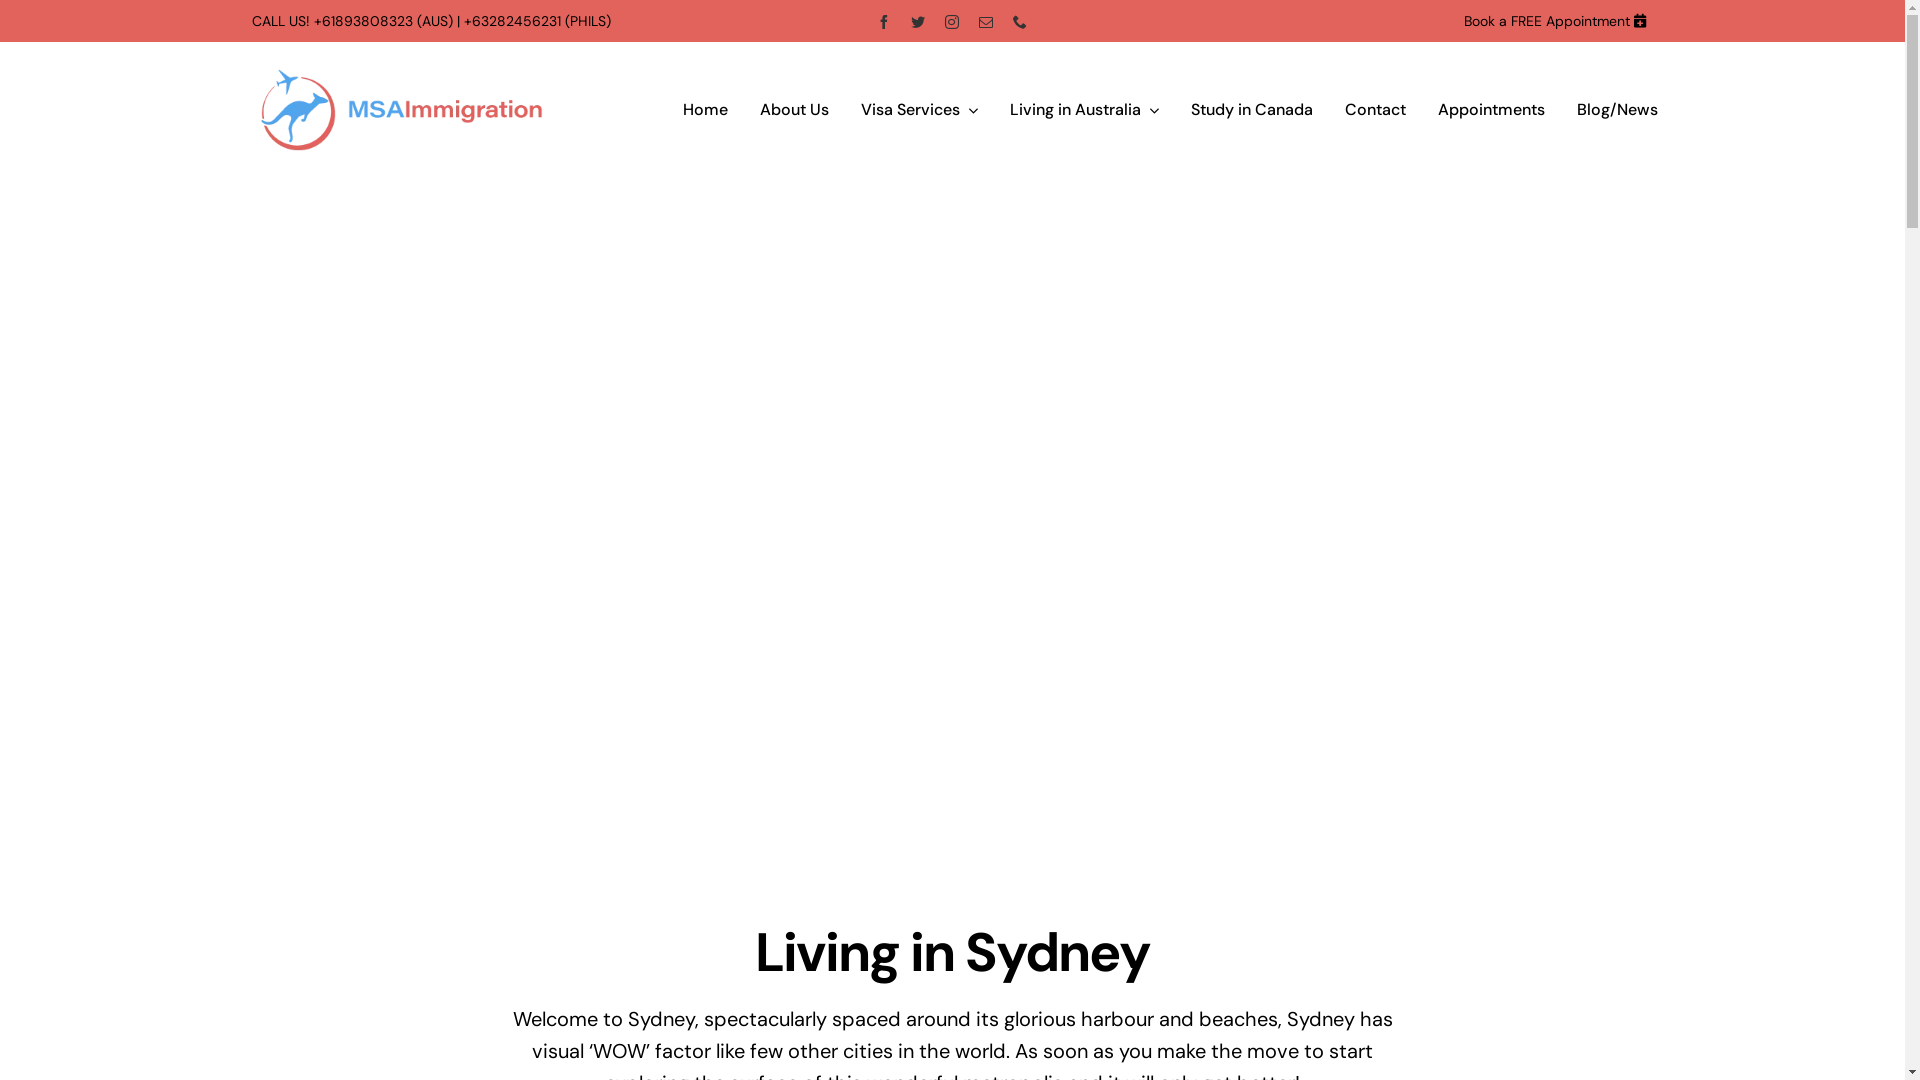 The image size is (1920, 1080). Describe the element at coordinates (882, 20) in the screenshot. I see `'Facebook'` at that location.